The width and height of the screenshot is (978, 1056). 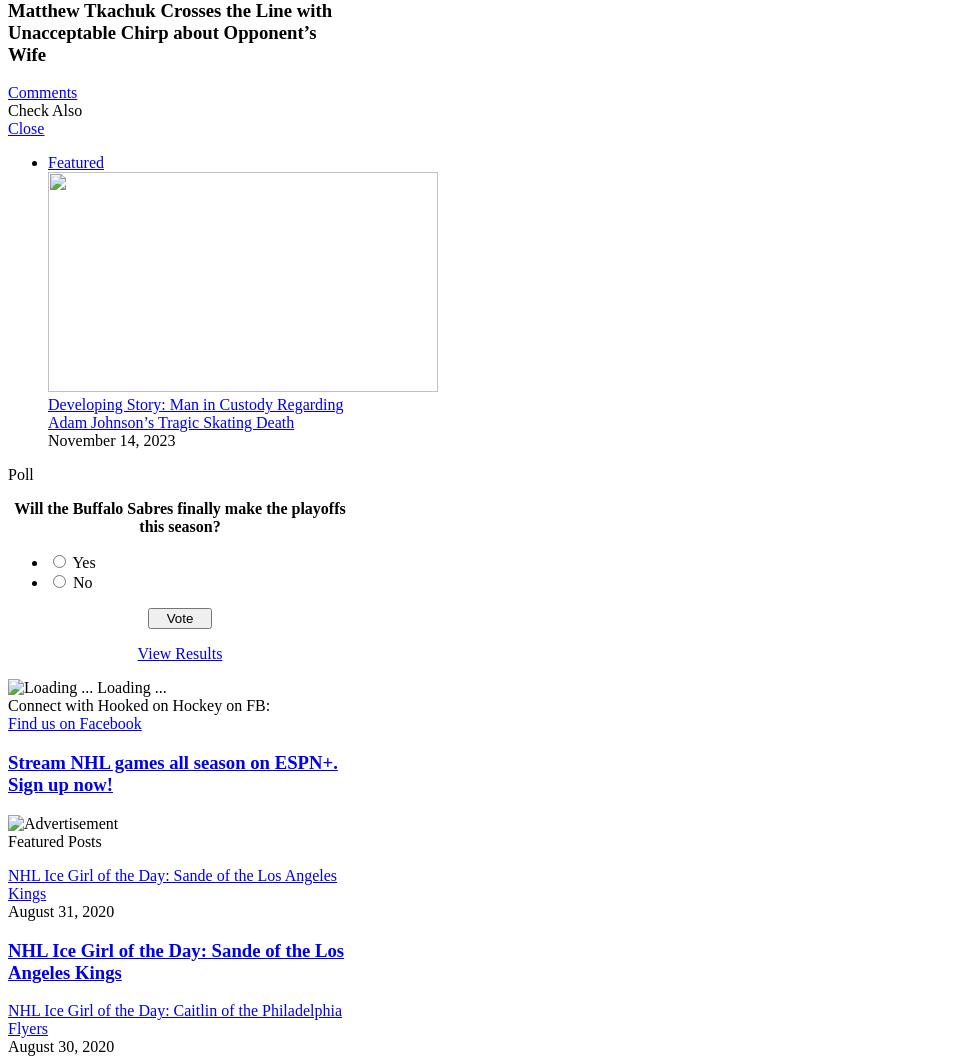 What do you see at coordinates (129, 687) in the screenshot?
I see `'Loading ...'` at bounding box center [129, 687].